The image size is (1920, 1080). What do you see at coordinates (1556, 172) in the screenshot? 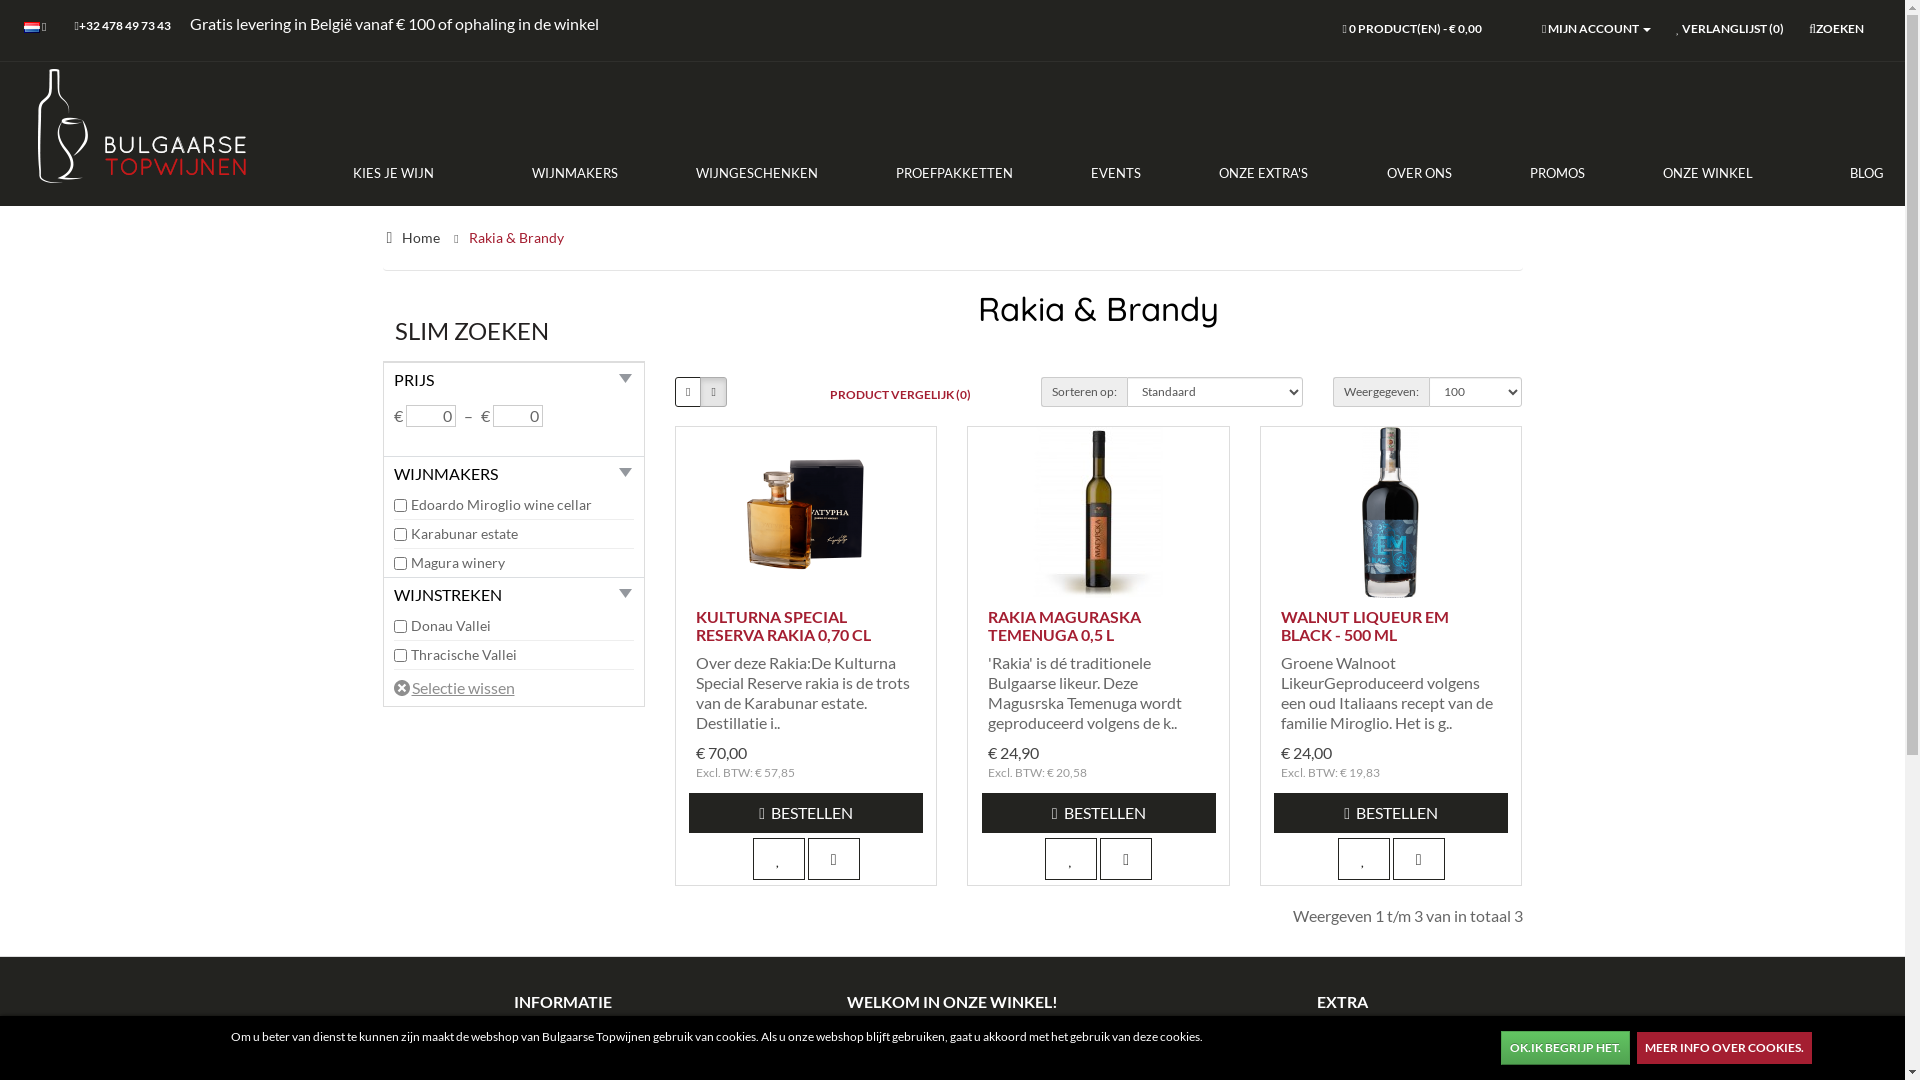
I see `'PROMOS'` at bounding box center [1556, 172].